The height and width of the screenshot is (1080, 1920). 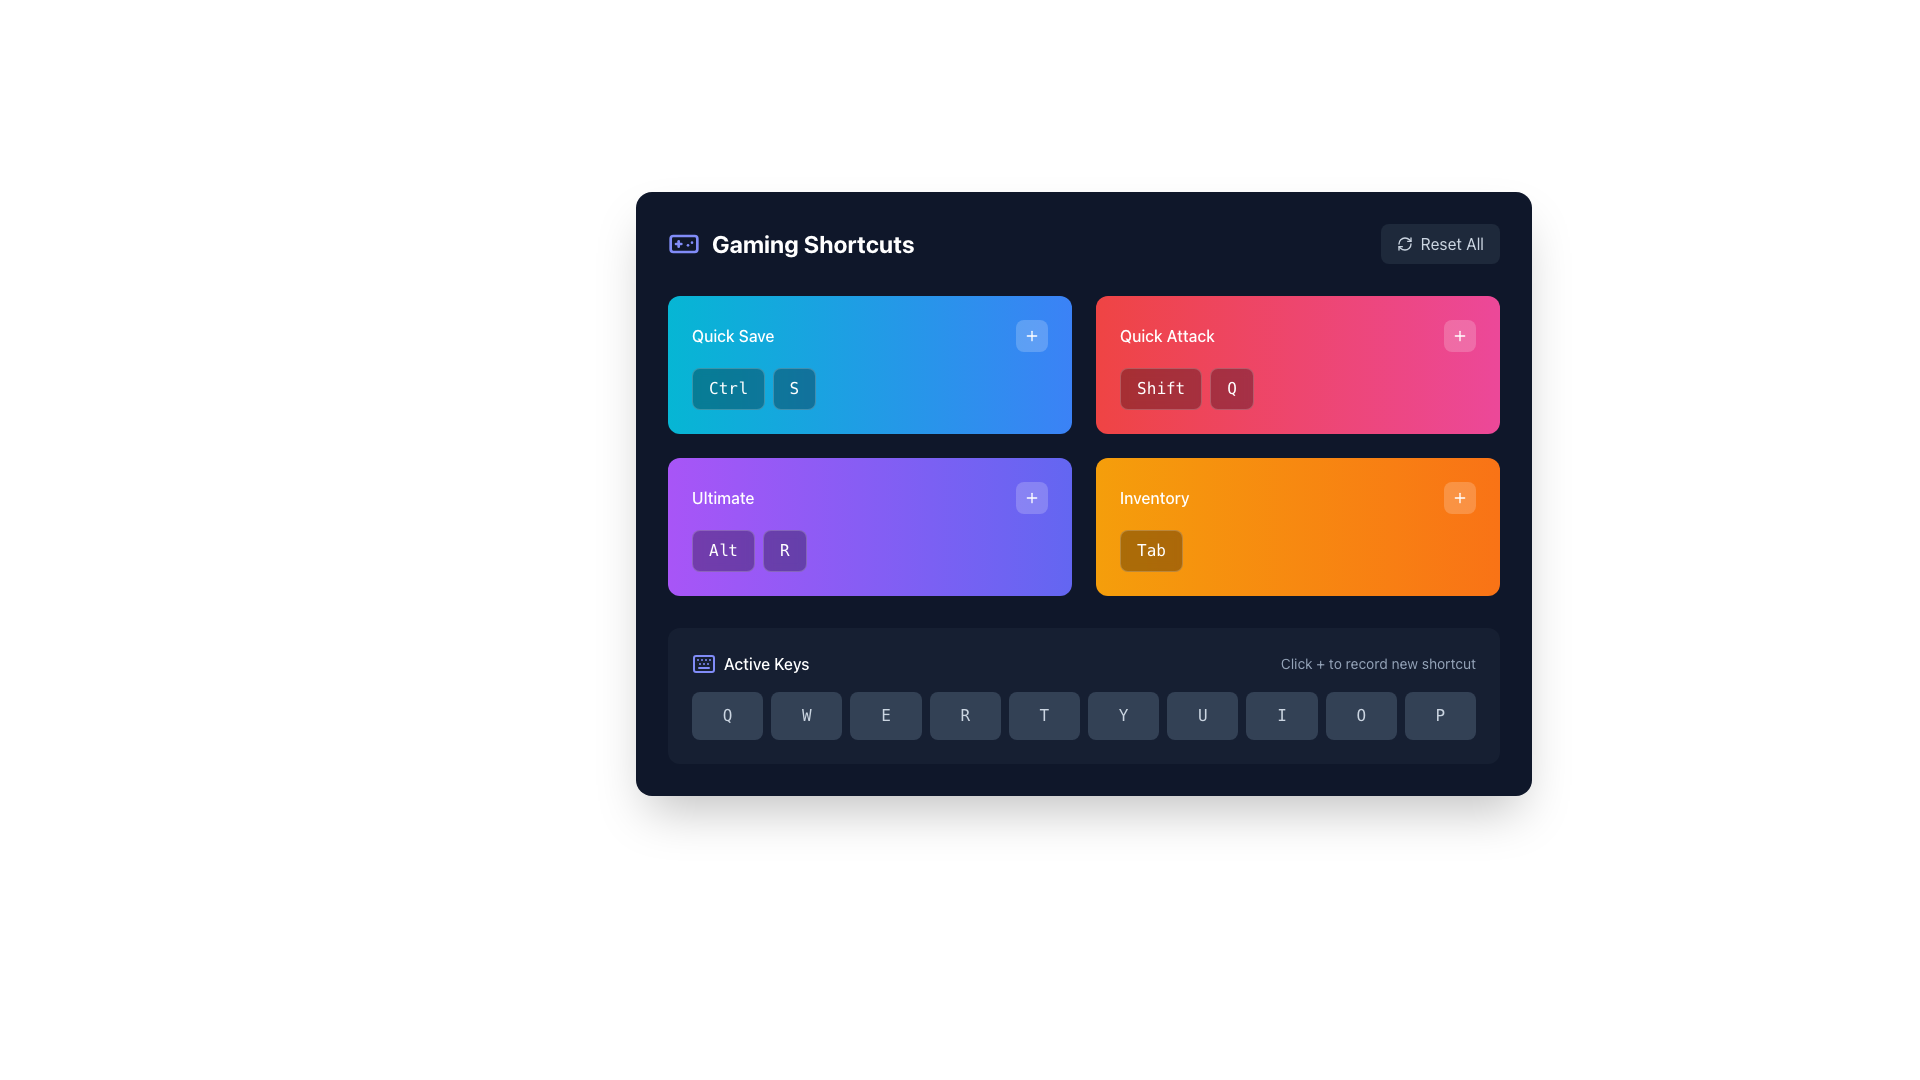 I want to click on the modern, stylized gamepad icon located at the top-left corner of the interface, adjacent to the 'Gaming Shortcuts' text, so click(x=684, y=242).